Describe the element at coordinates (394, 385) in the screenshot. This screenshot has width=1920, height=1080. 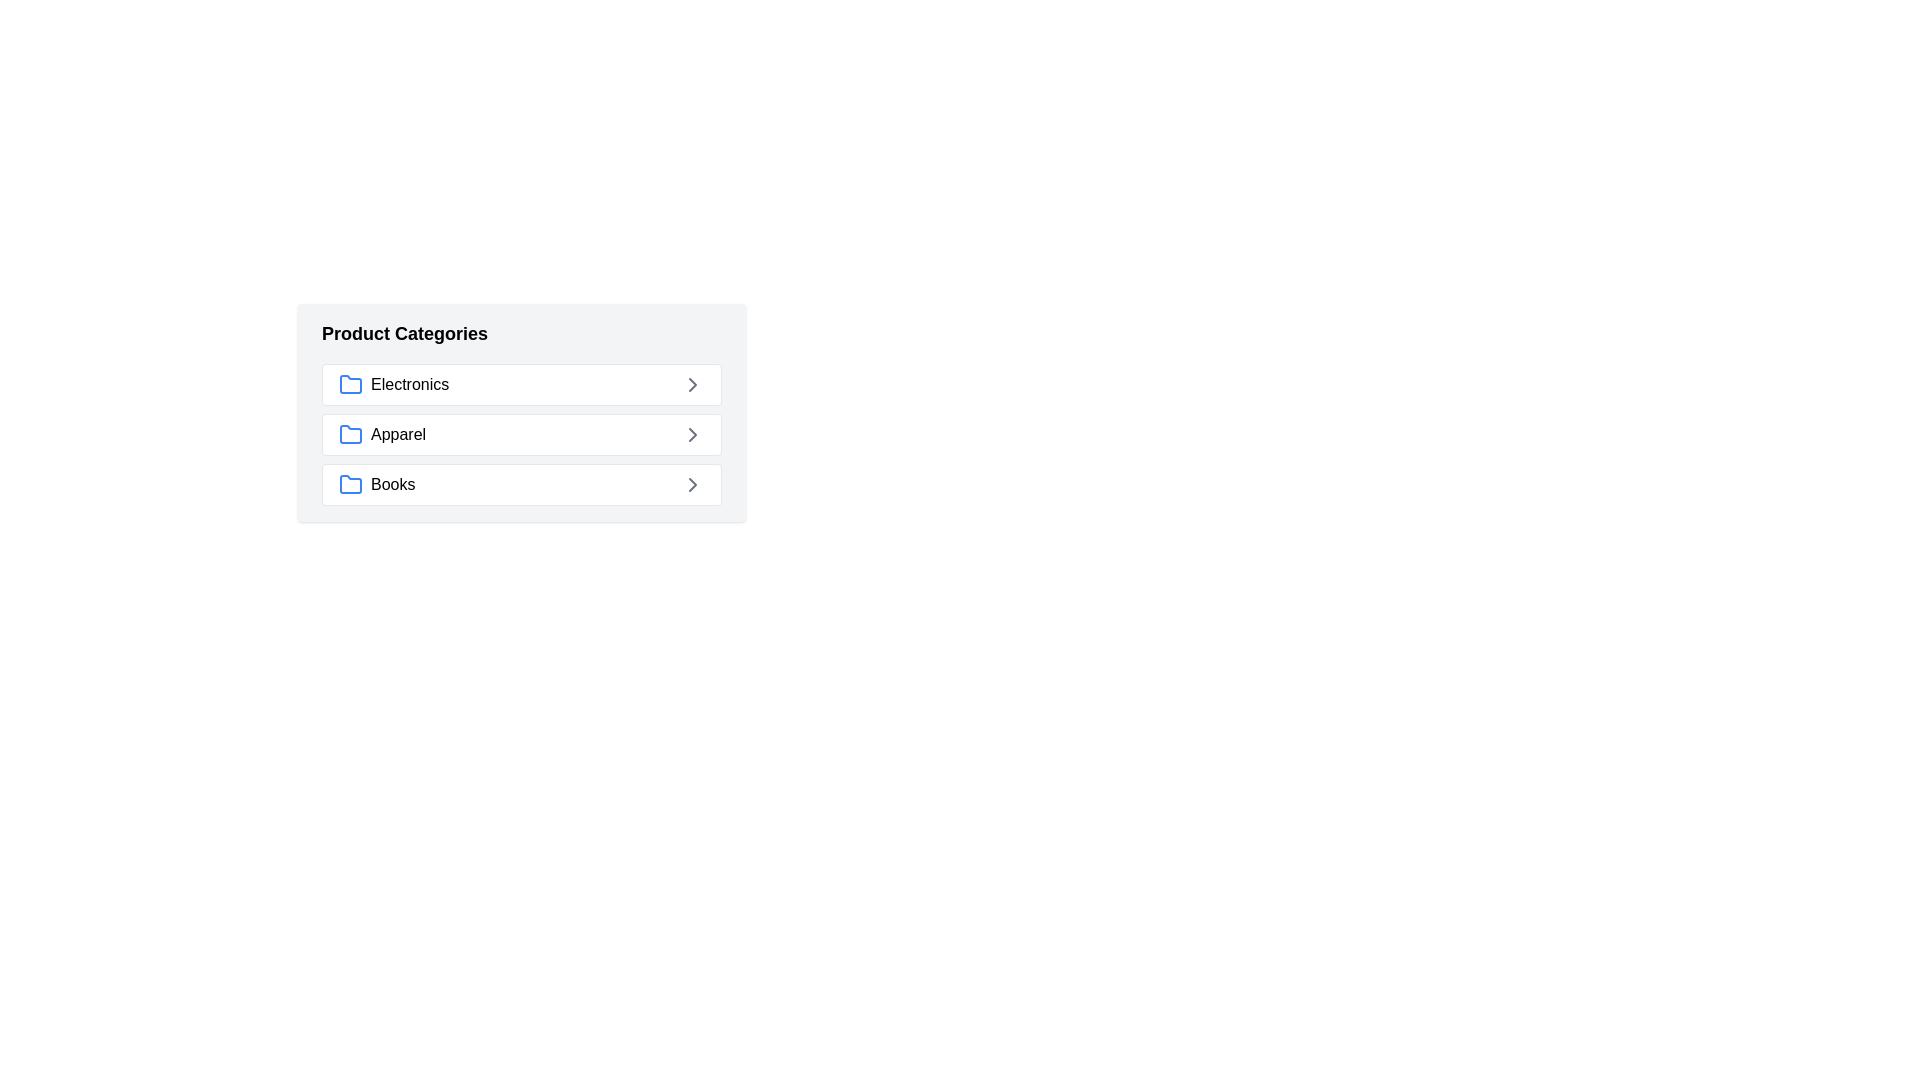
I see `the 'Electronics' category list item` at that location.